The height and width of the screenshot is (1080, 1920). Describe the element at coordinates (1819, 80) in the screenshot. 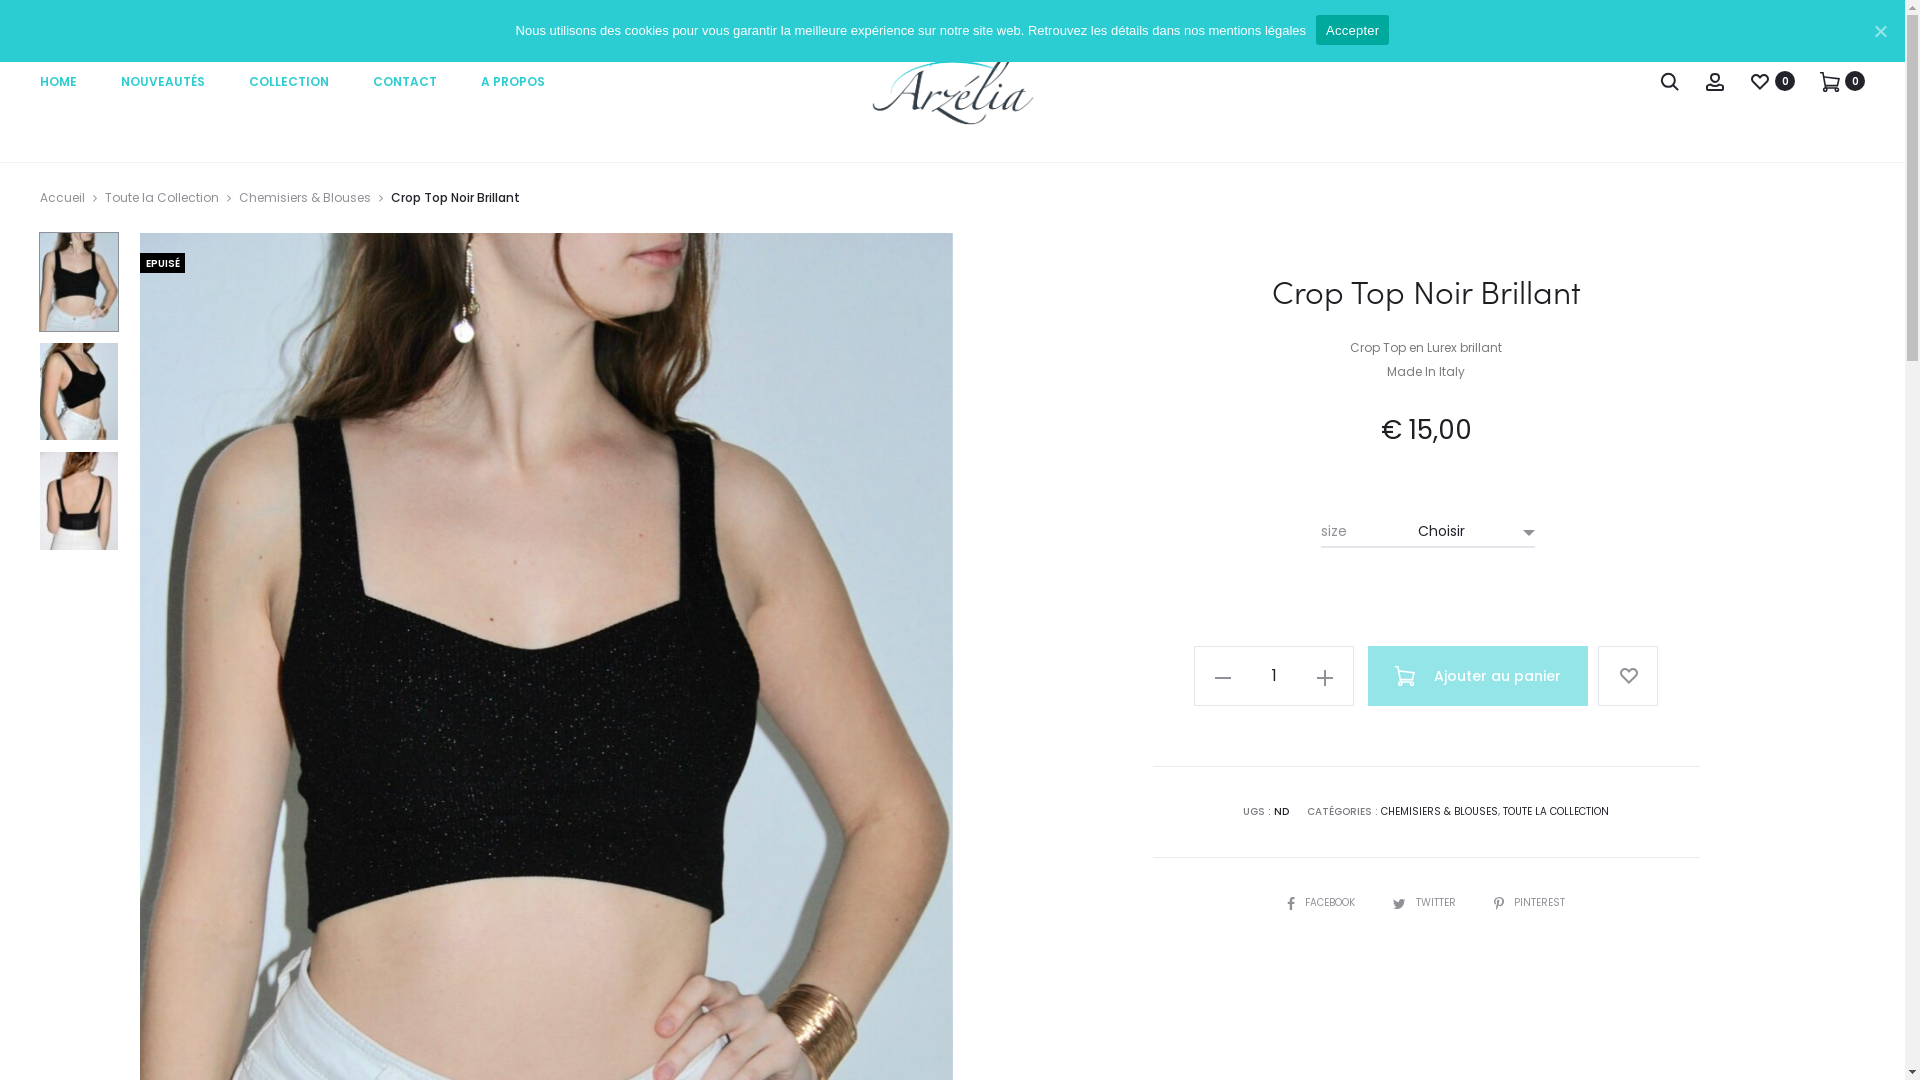

I see `'0'` at that location.